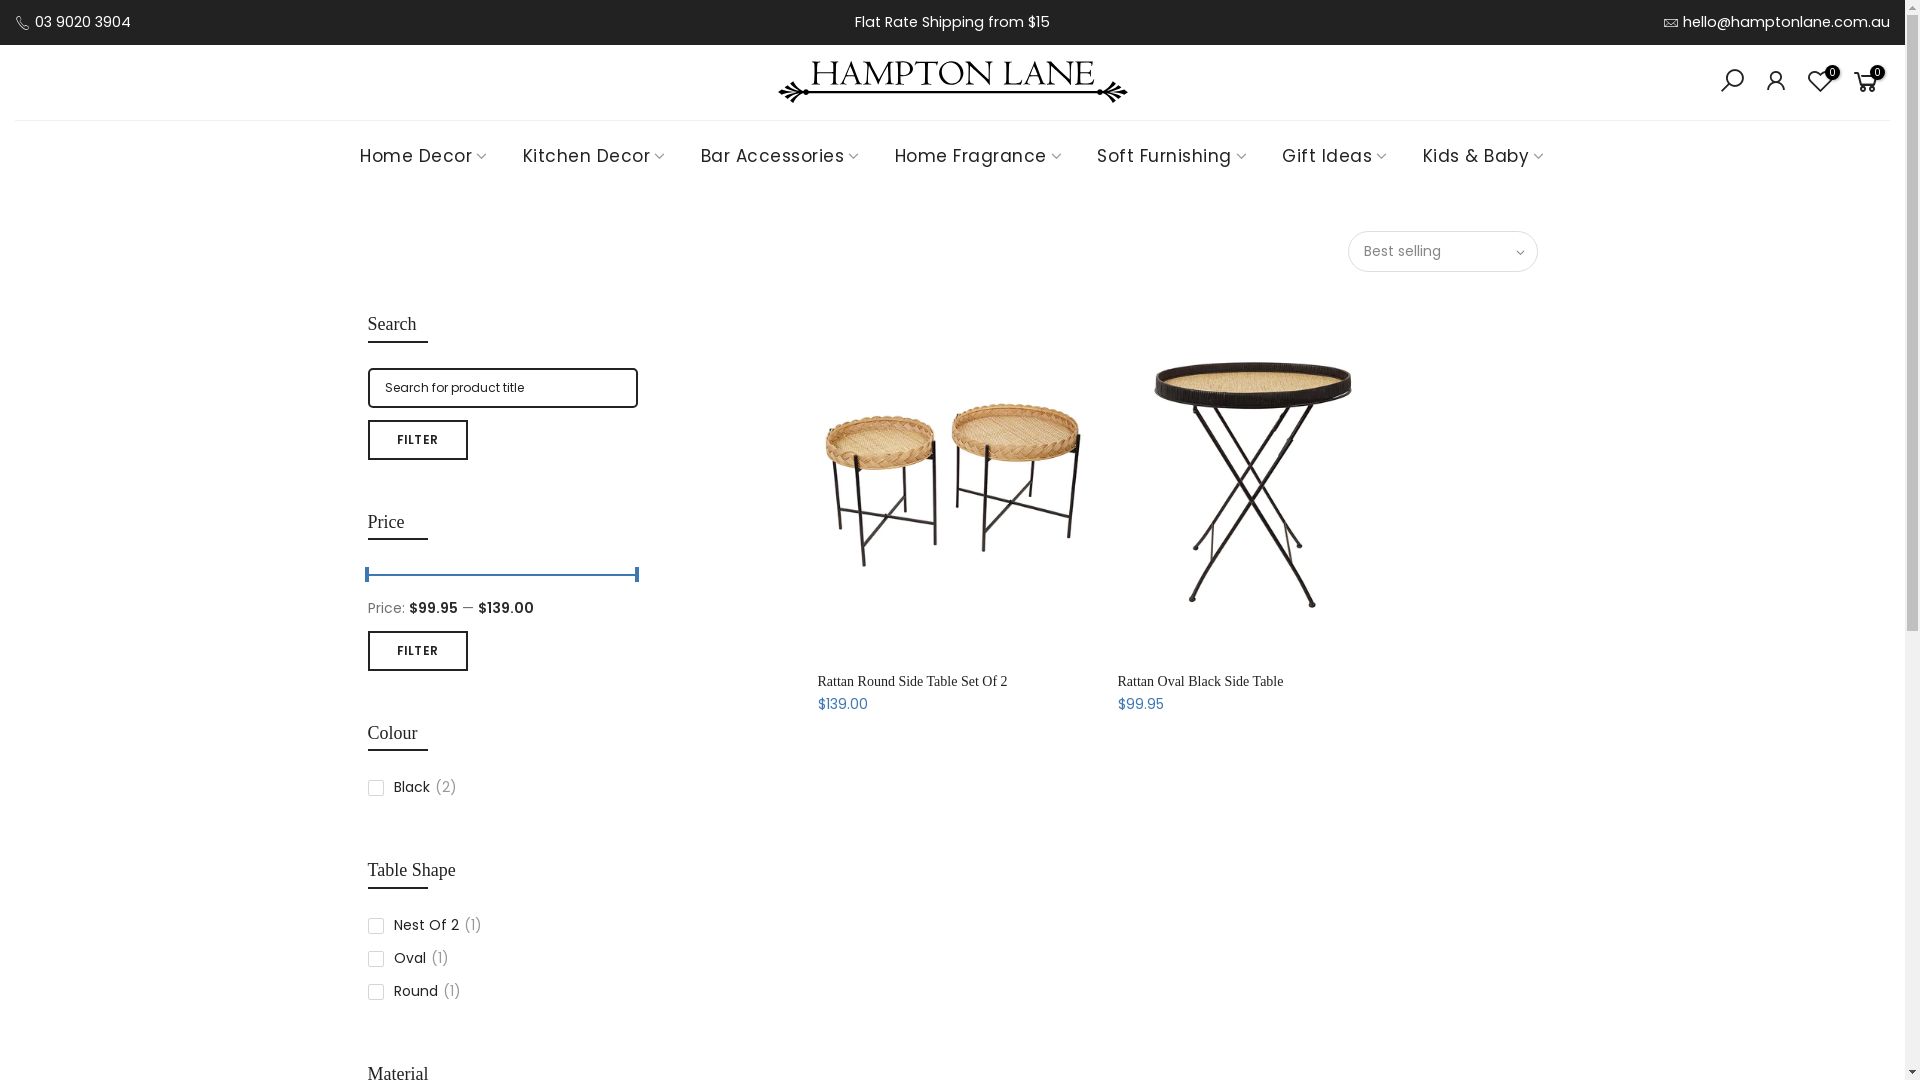 This screenshot has height=1080, width=1920. What do you see at coordinates (1483, 154) in the screenshot?
I see `'Kids & Baby'` at bounding box center [1483, 154].